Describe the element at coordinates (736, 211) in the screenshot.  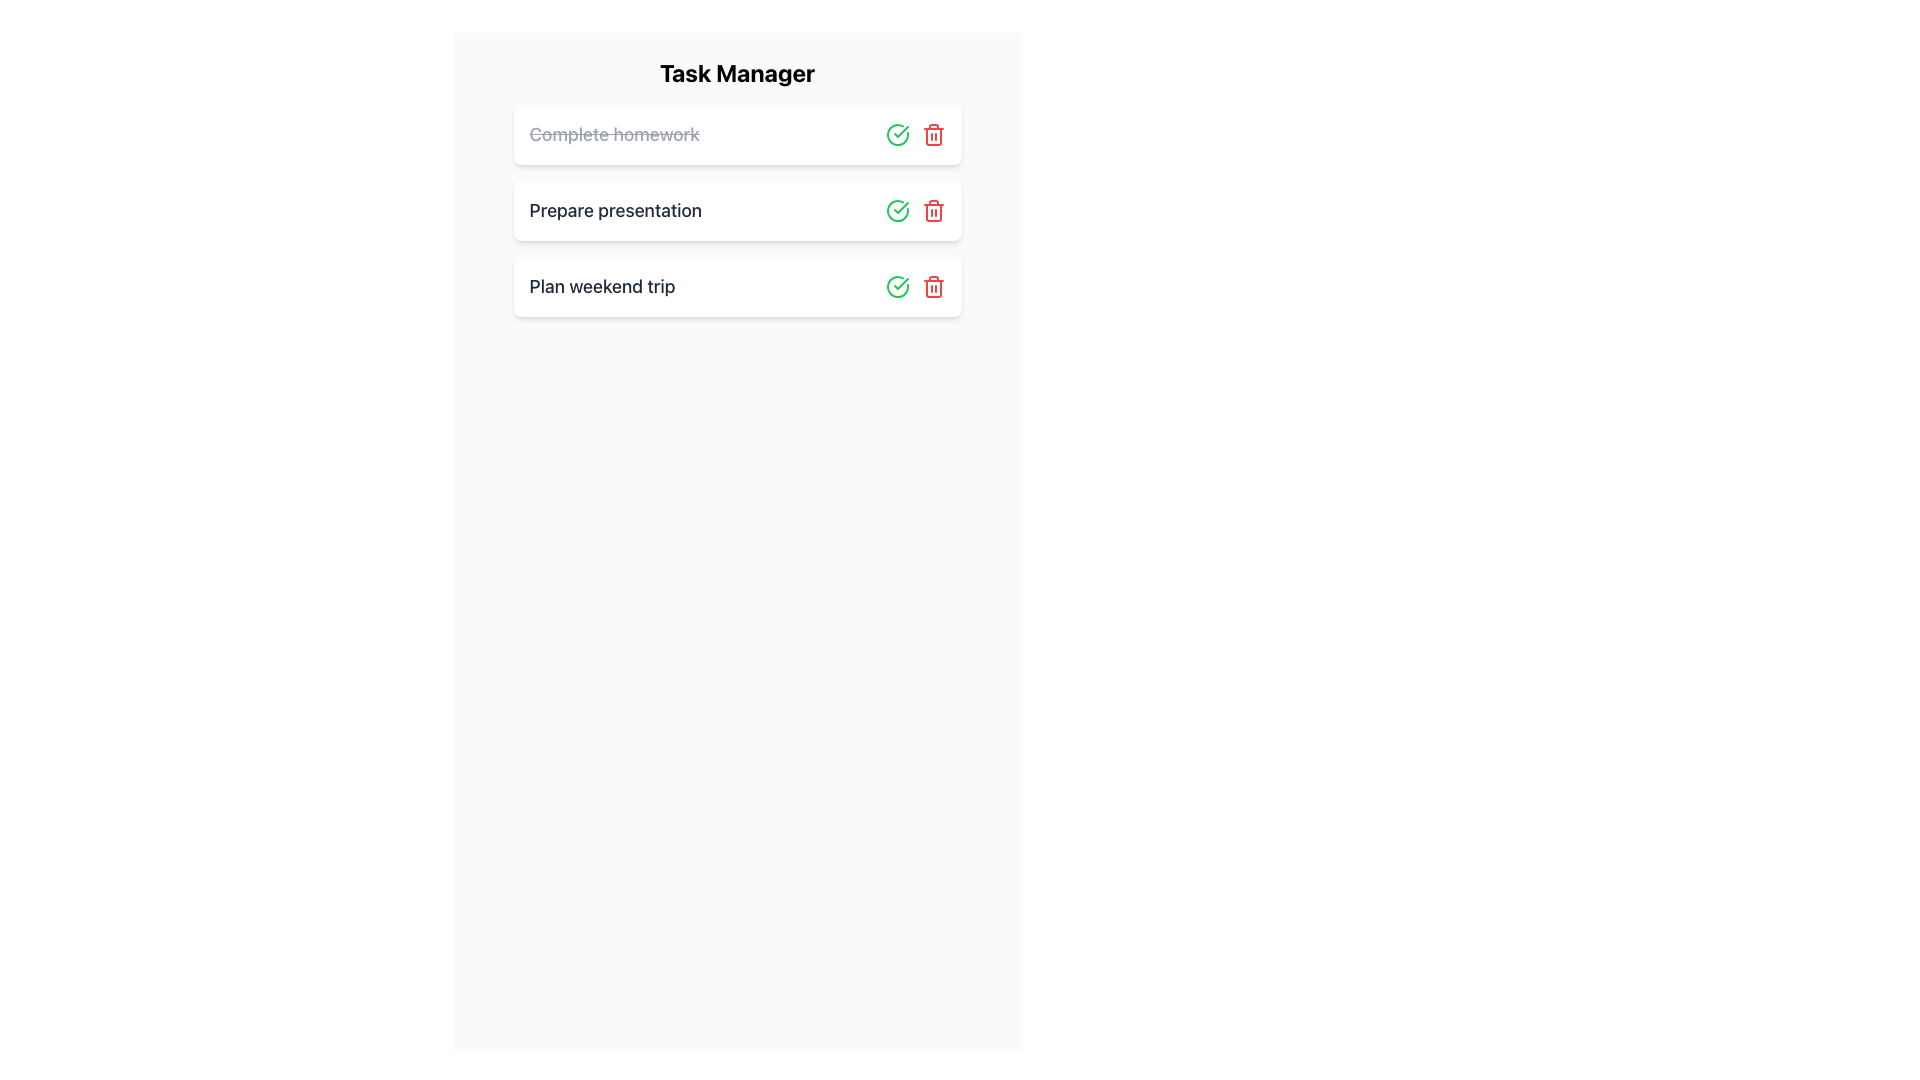
I see `the checkbox of the second item in the to-do list to mark it as complete` at that location.